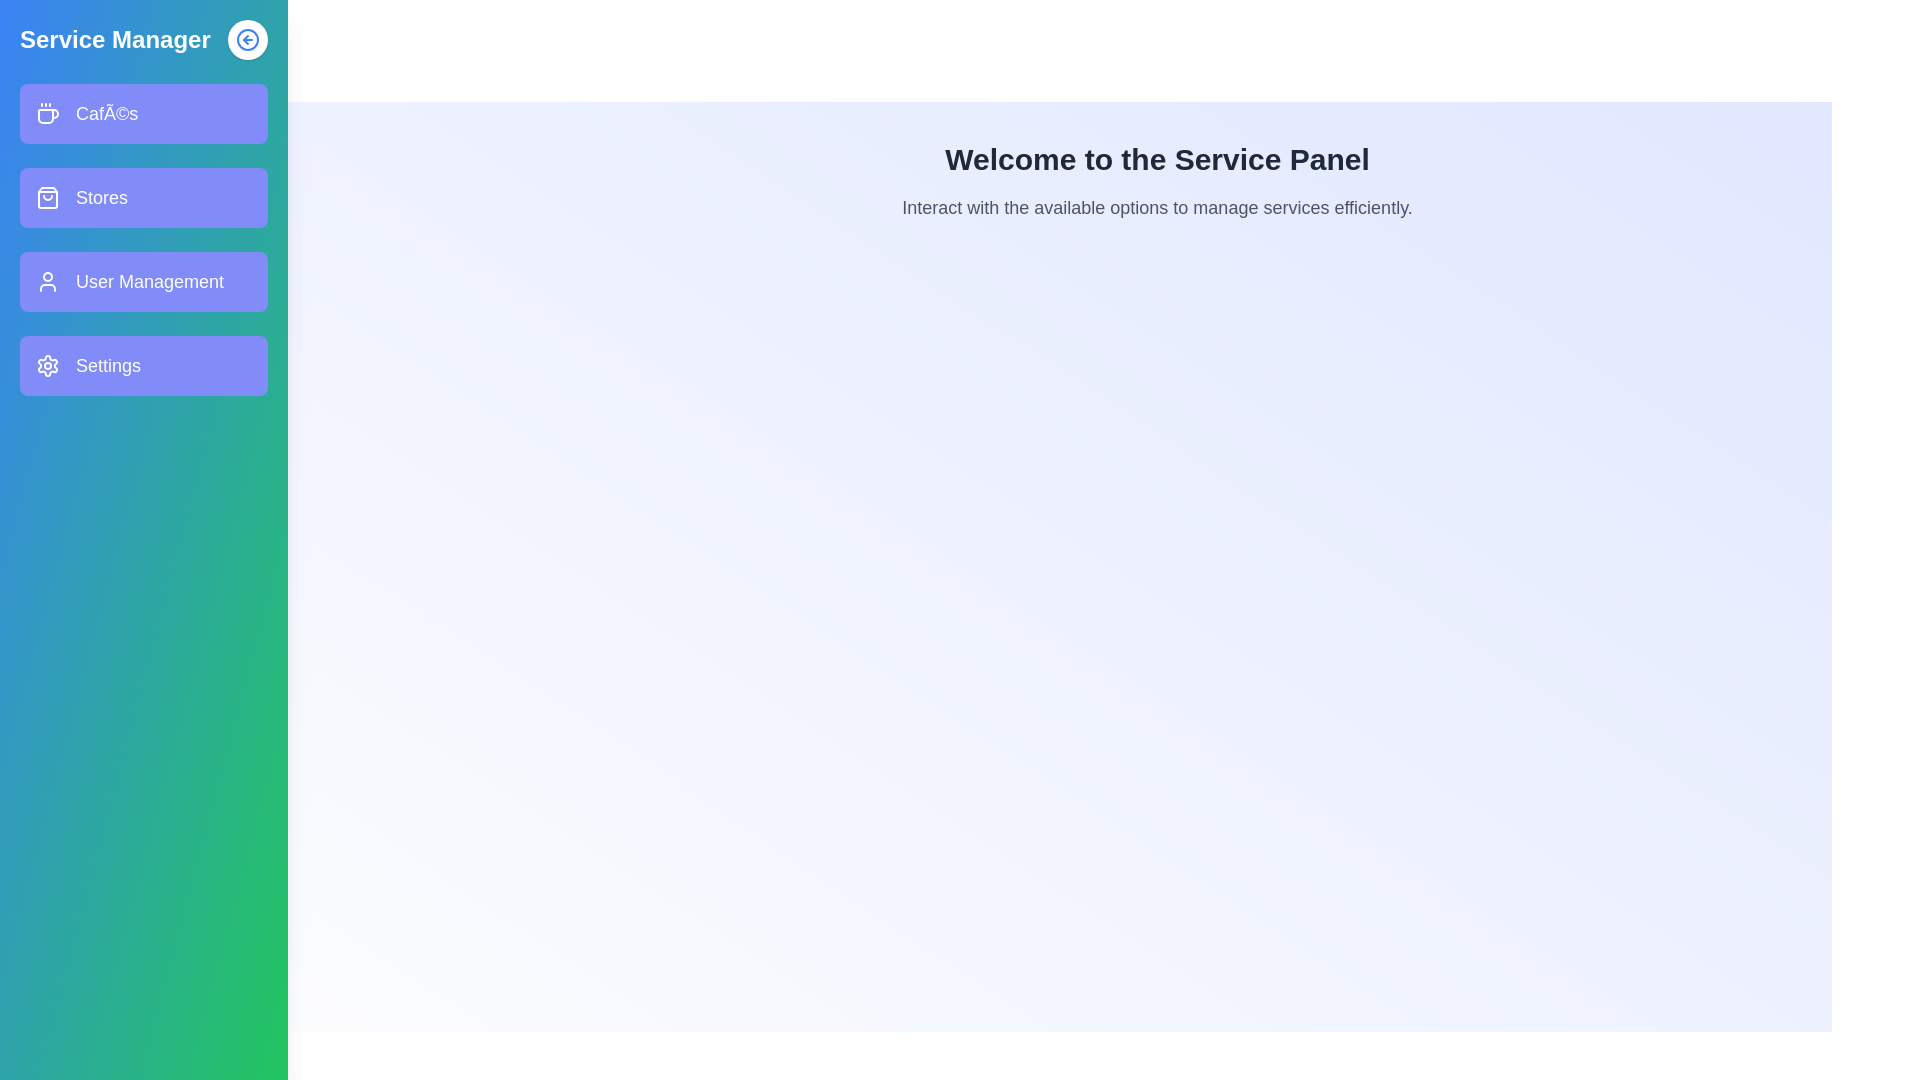 This screenshot has height=1080, width=1920. What do you see at coordinates (143, 197) in the screenshot?
I see `the 'Stores' menu item in the dashboard drawer` at bounding box center [143, 197].